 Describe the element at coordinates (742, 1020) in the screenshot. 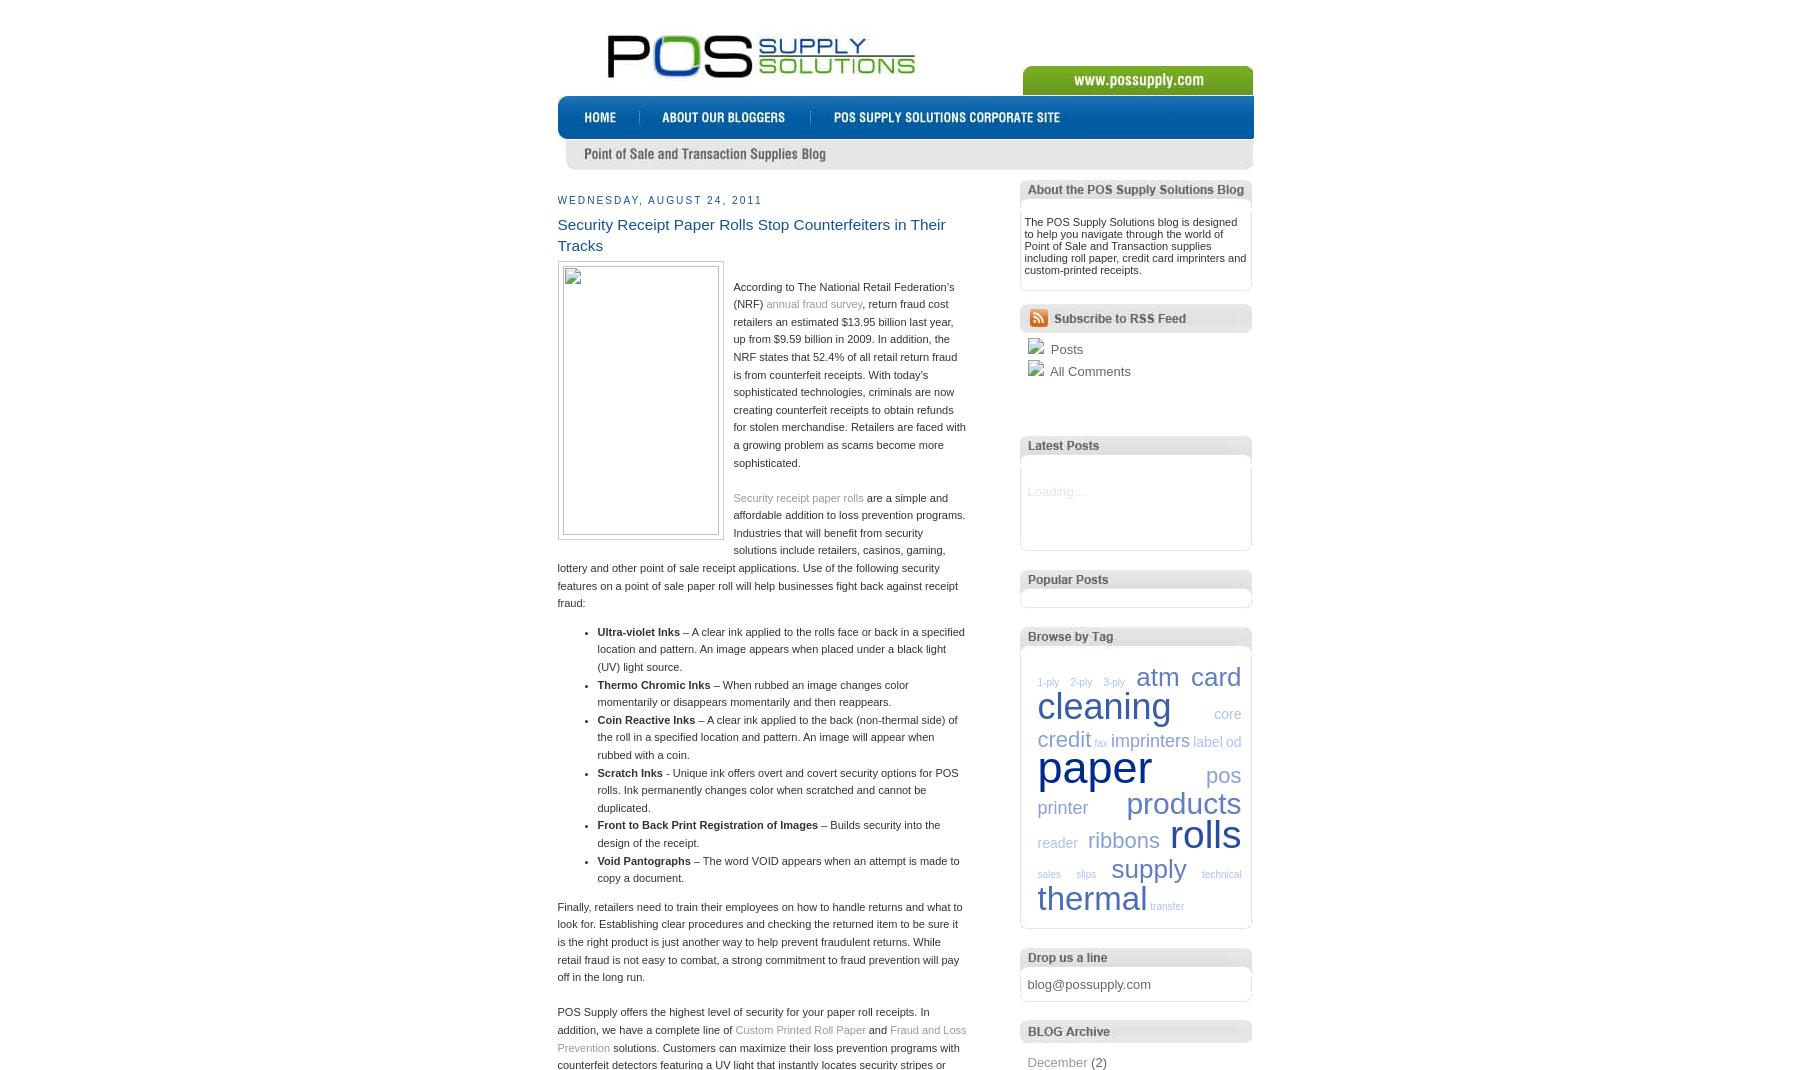

I see `'POS Supply offers the highest level of security for your paper roll receipts. In addition, we have a complete line of'` at that location.